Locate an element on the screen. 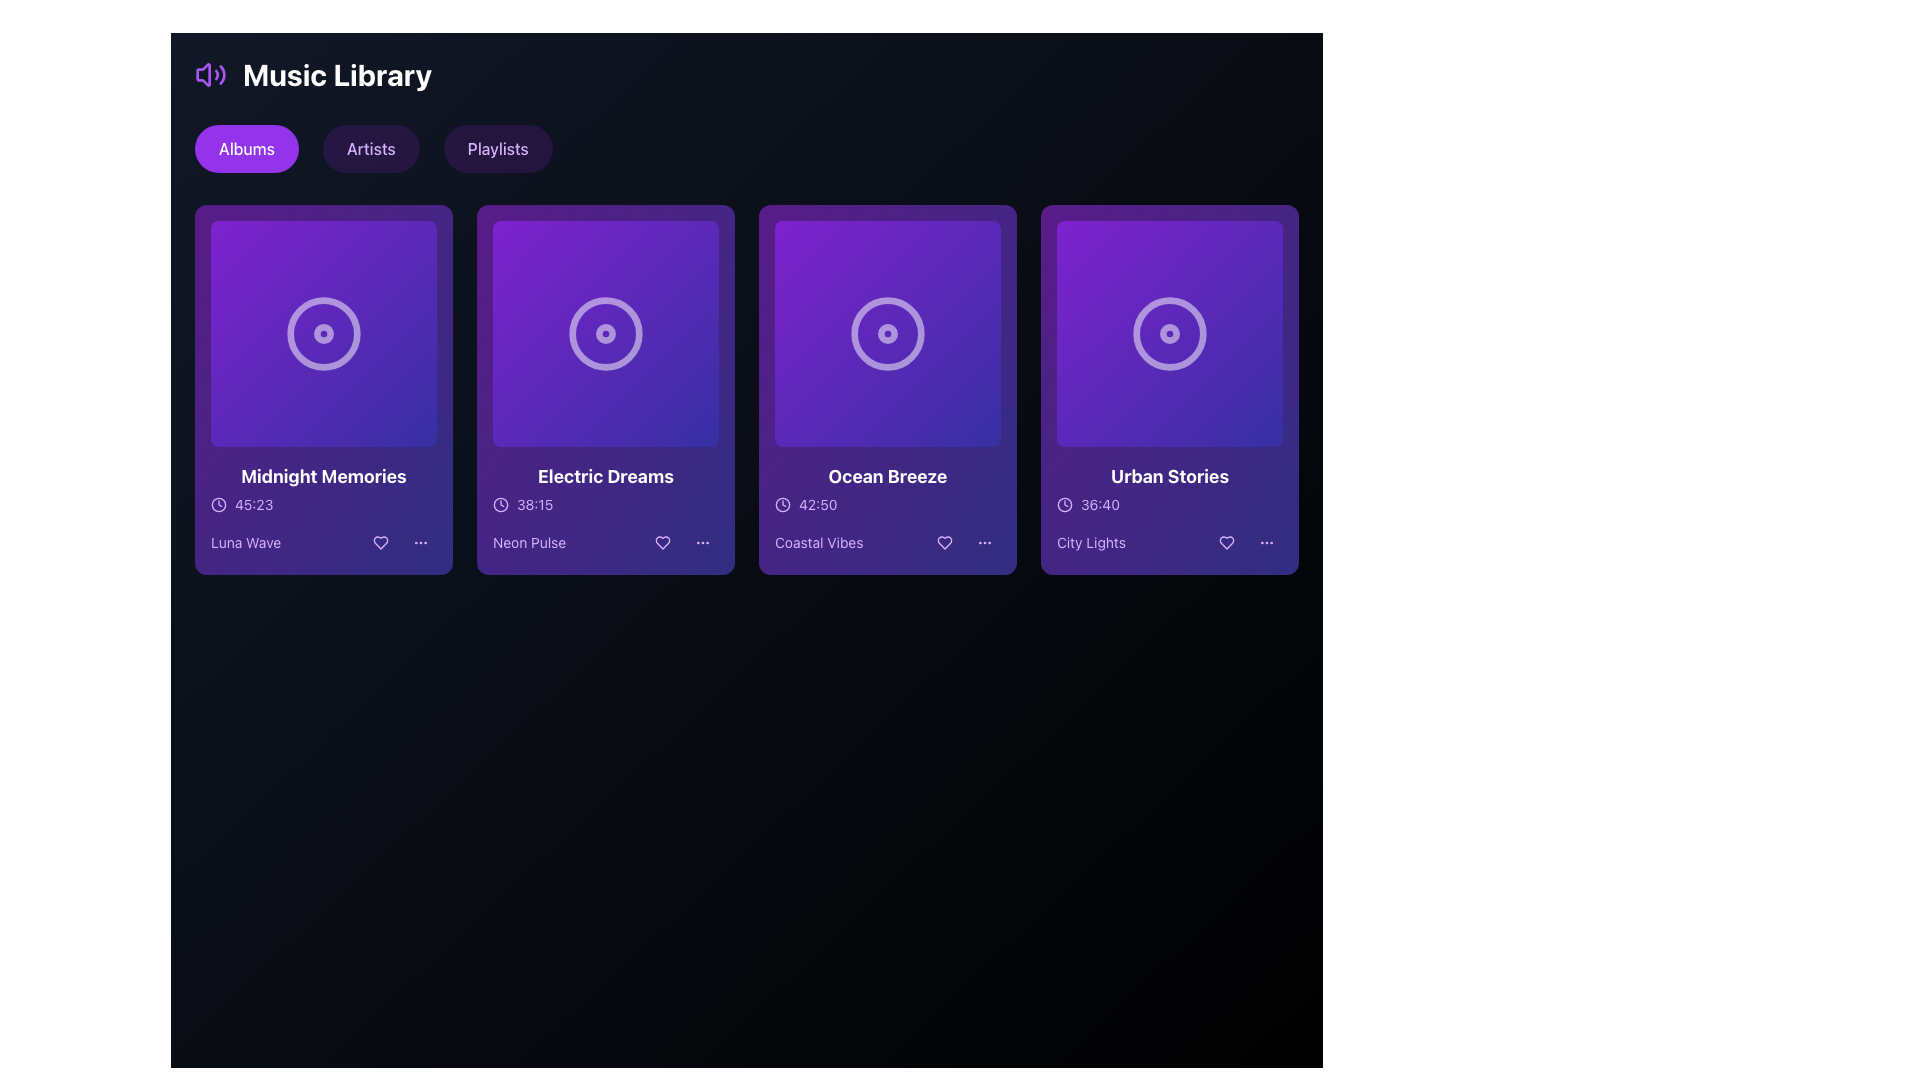 The height and width of the screenshot is (1080, 1920). the clock icon component located to the left of the timing text '36:40' to associate it with the time information below is located at coordinates (1064, 504).